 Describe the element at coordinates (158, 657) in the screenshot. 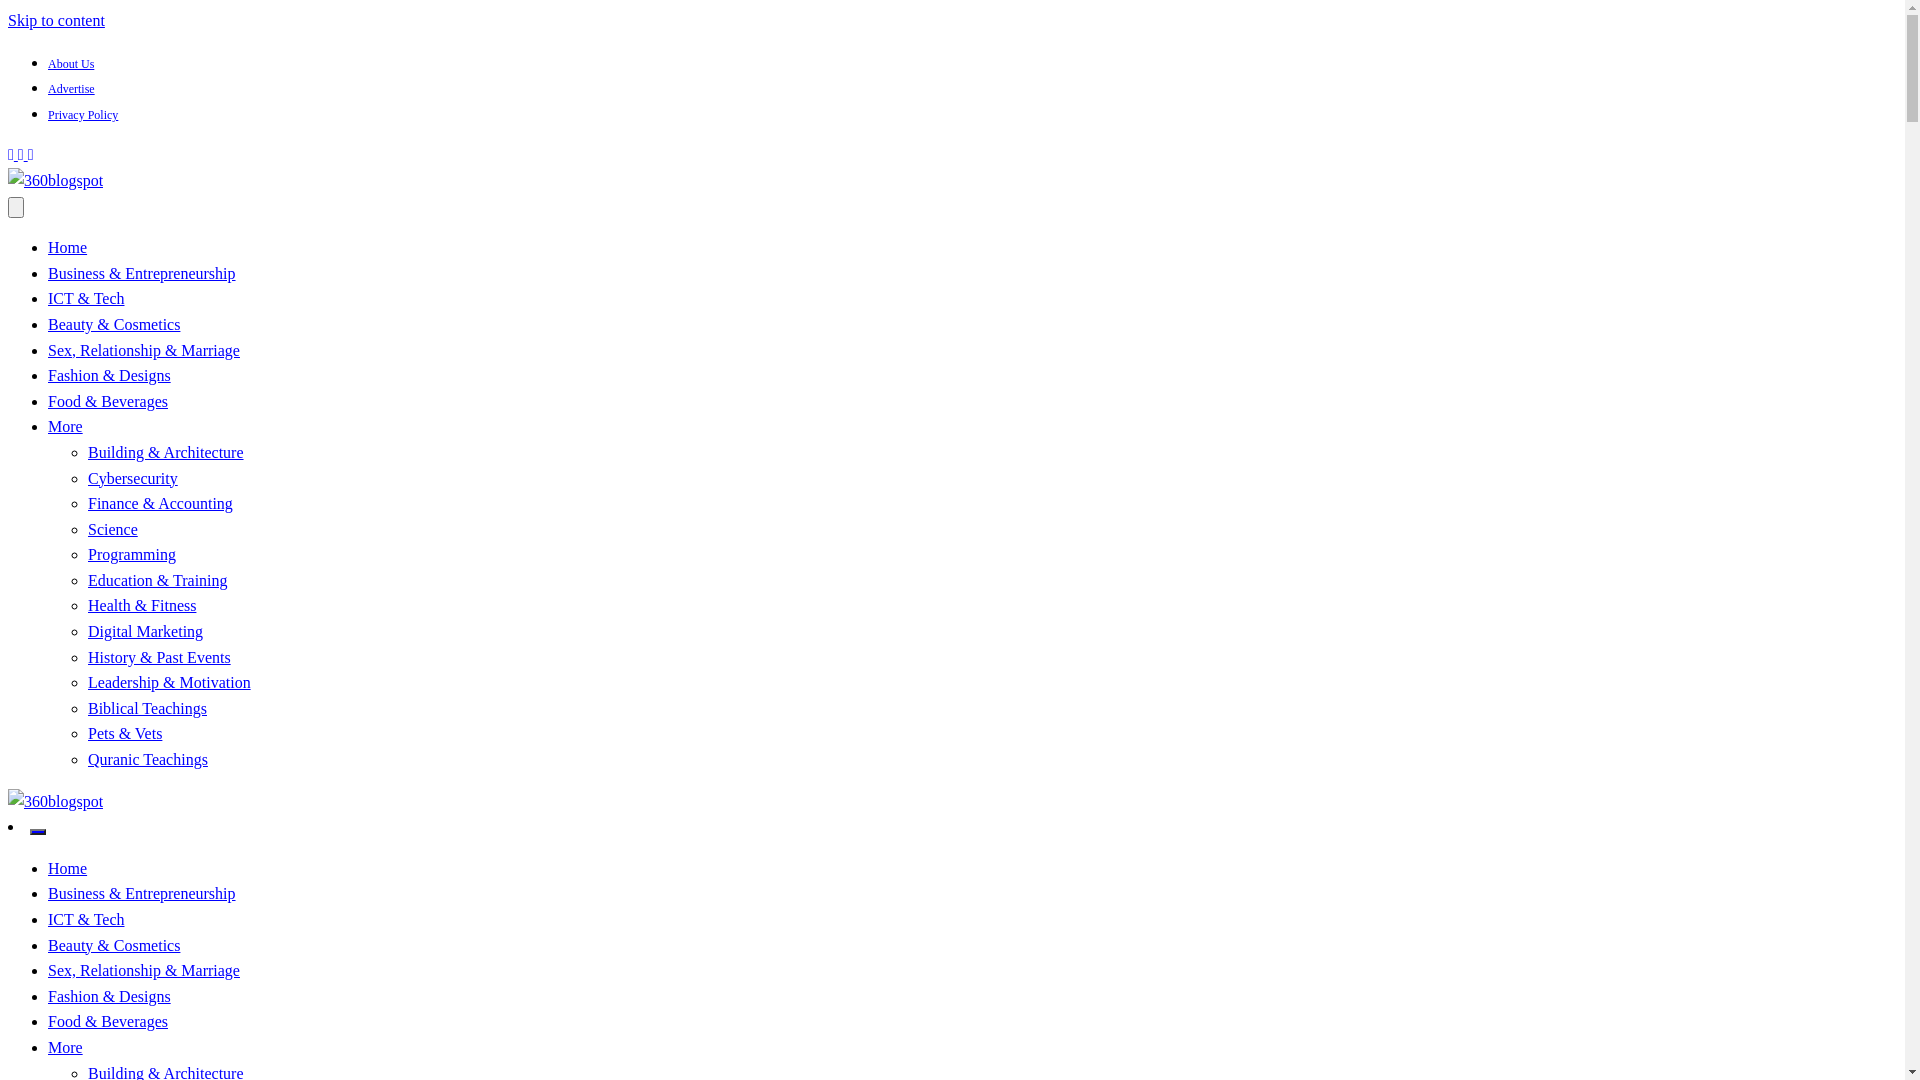

I see `'History & Past Events'` at that location.